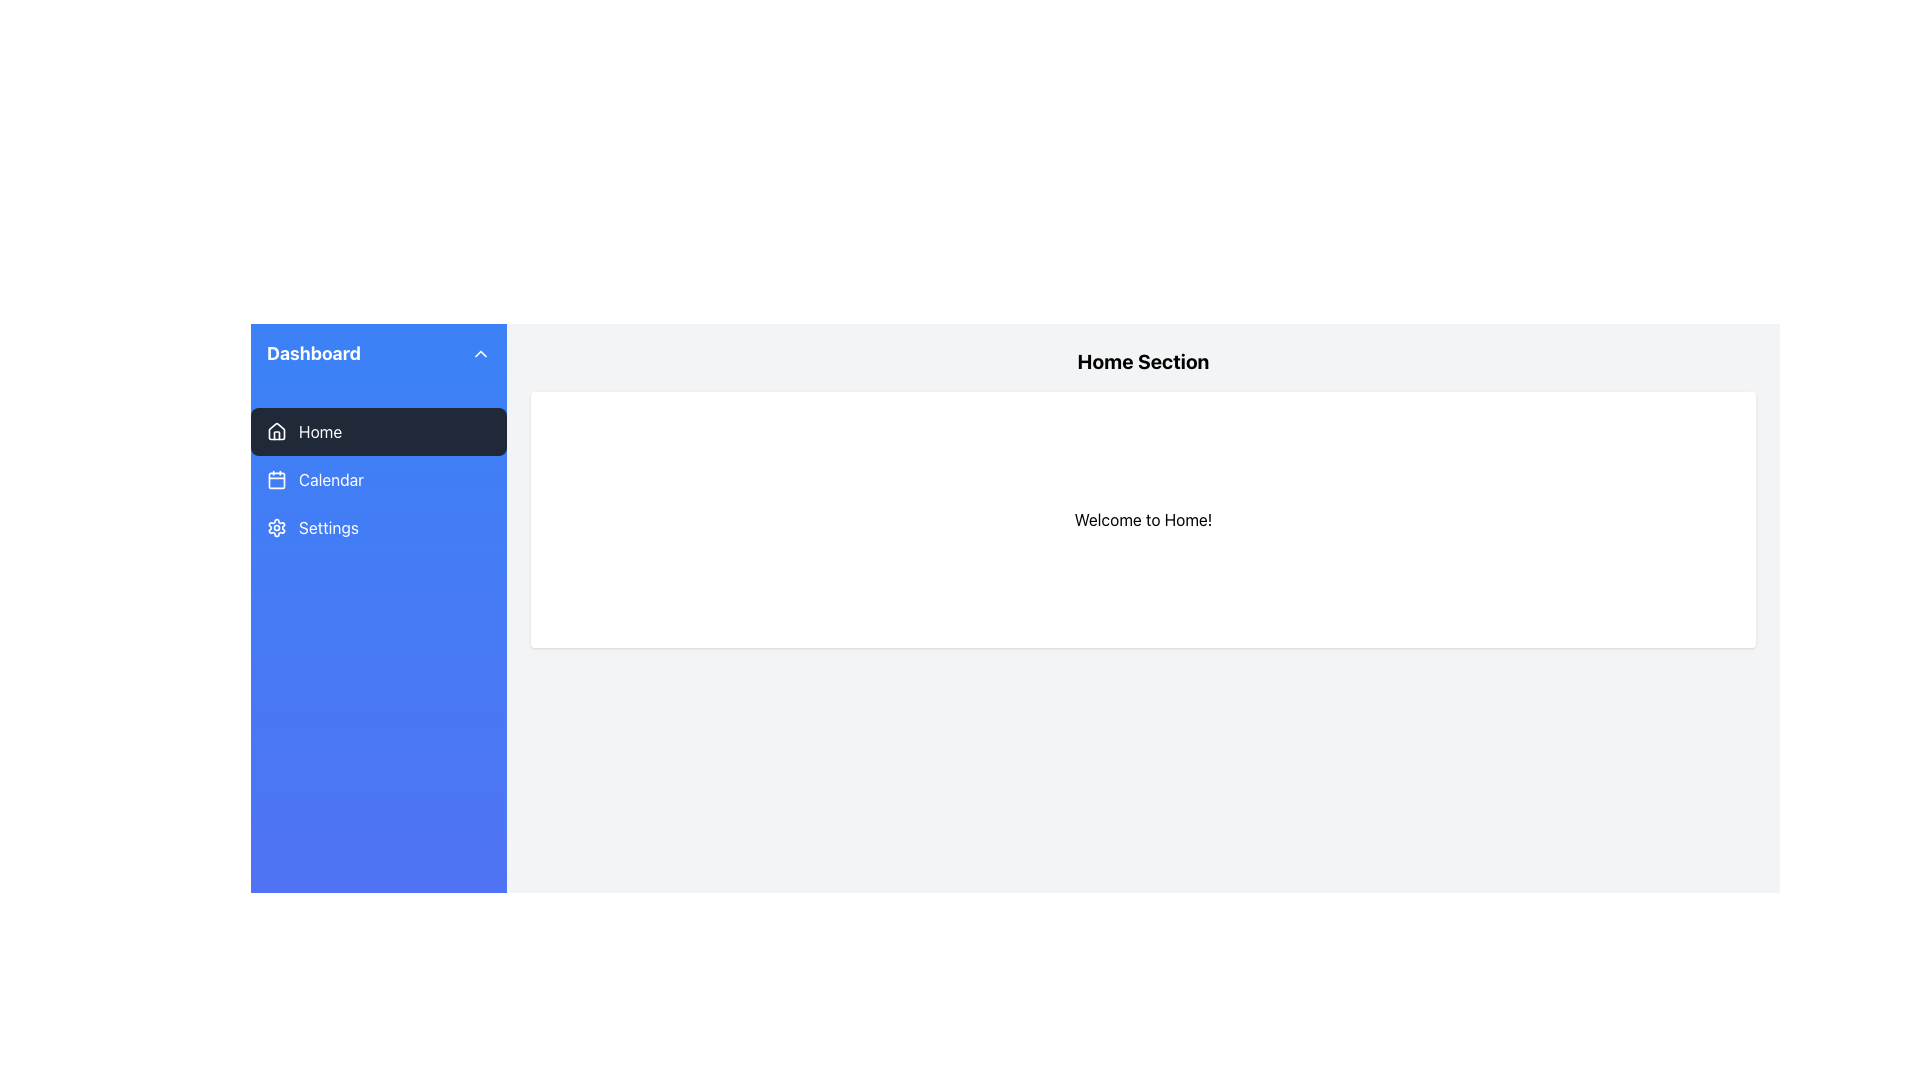 The height and width of the screenshot is (1080, 1920). Describe the element at coordinates (276, 527) in the screenshot. I see `the gear icon associated with the 'Settings' menu in the sidebar navigation, which is located to the left of the text 'Settings'` at that location.